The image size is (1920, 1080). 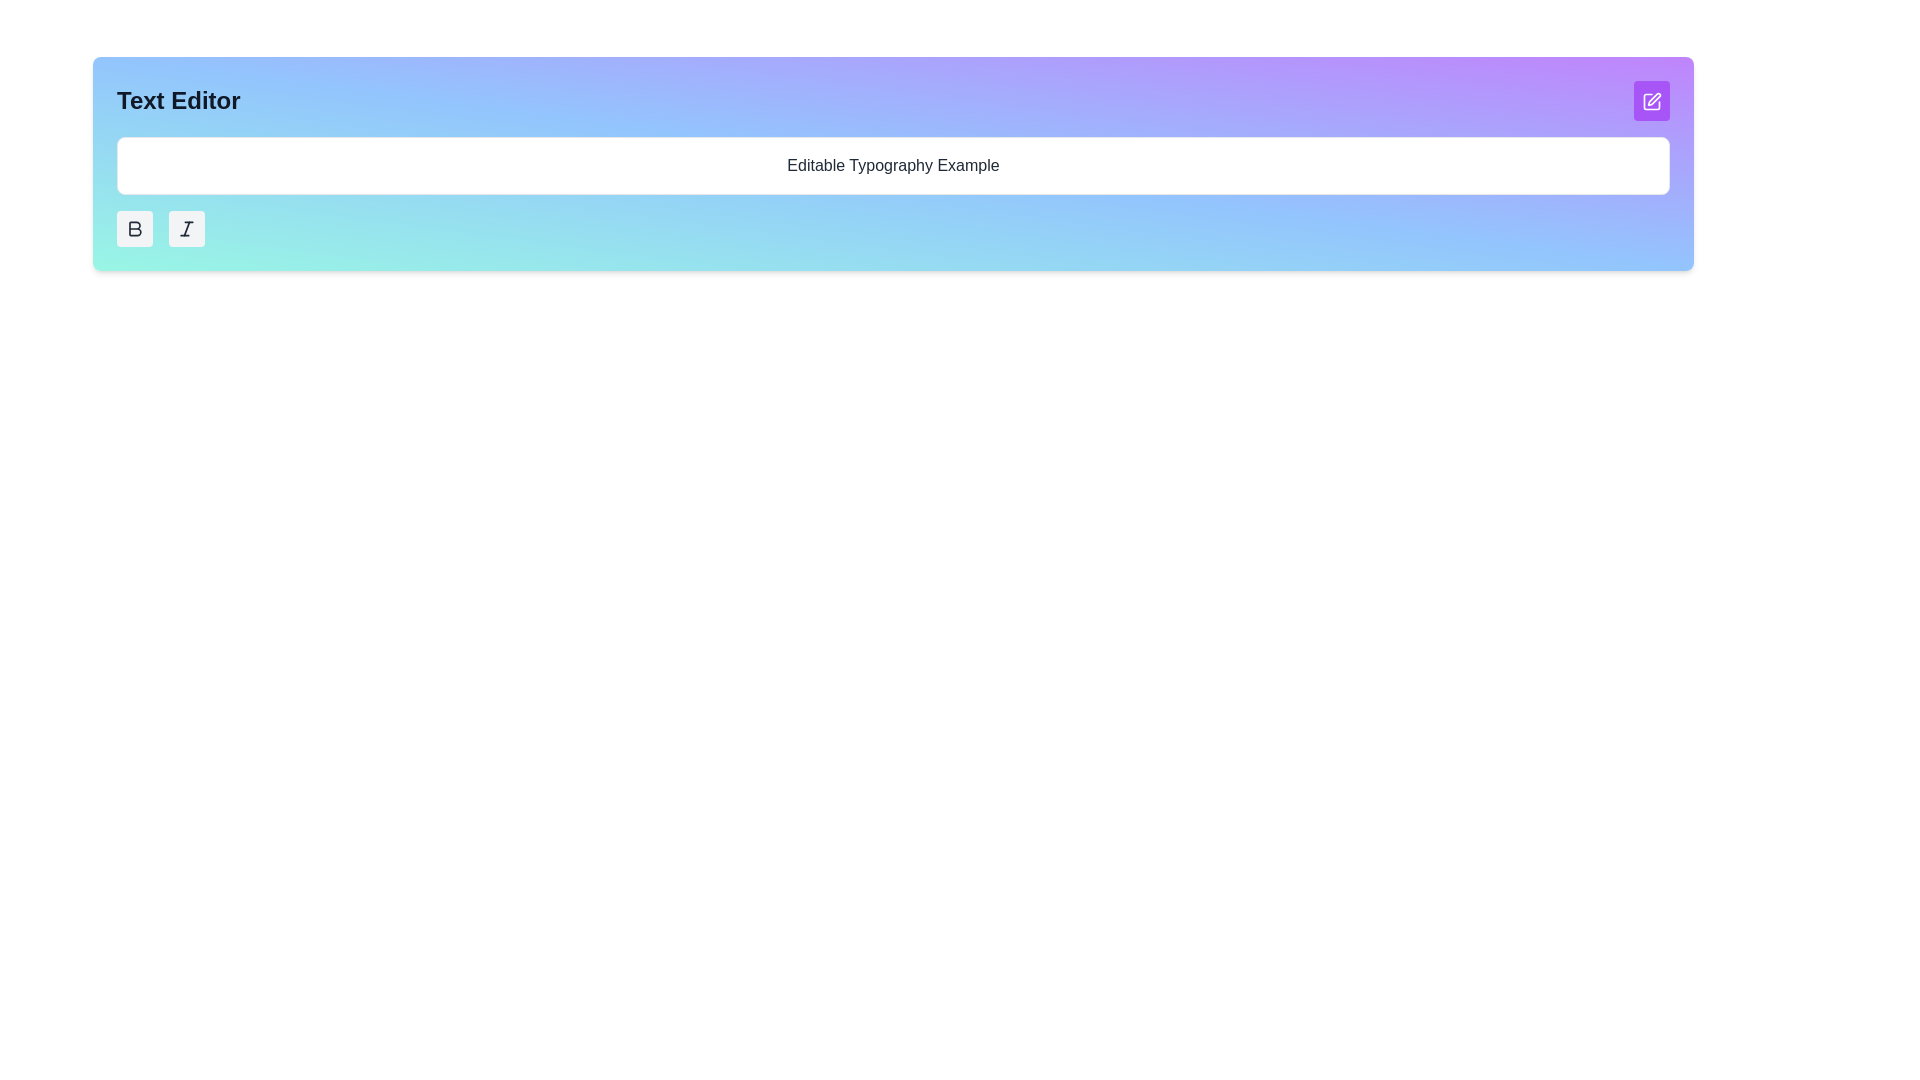 I want to click on the pen icon, so click(x=1654, y=99).